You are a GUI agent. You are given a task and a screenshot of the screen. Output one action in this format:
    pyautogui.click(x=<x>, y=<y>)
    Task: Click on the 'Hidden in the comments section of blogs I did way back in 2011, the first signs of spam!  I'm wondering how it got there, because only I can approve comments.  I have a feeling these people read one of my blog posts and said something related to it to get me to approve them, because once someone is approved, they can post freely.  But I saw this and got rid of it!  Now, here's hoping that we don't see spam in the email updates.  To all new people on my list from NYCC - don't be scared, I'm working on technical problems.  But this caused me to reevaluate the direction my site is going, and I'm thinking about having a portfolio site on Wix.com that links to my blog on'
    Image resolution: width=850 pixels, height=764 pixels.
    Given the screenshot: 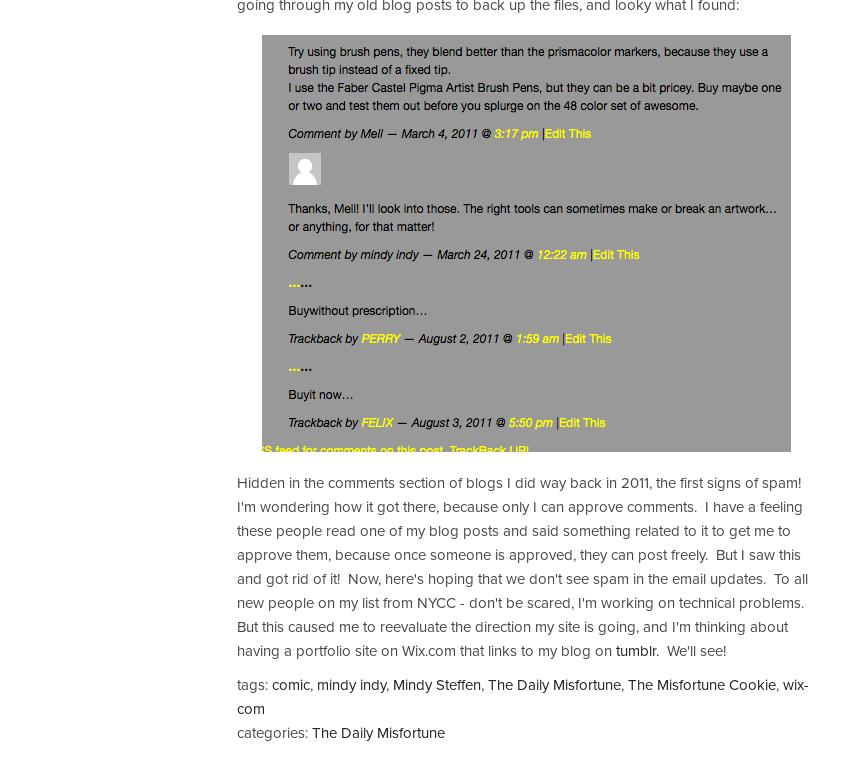 What is the action you would take?
    pyautogui.click(x=521, y=566)
    